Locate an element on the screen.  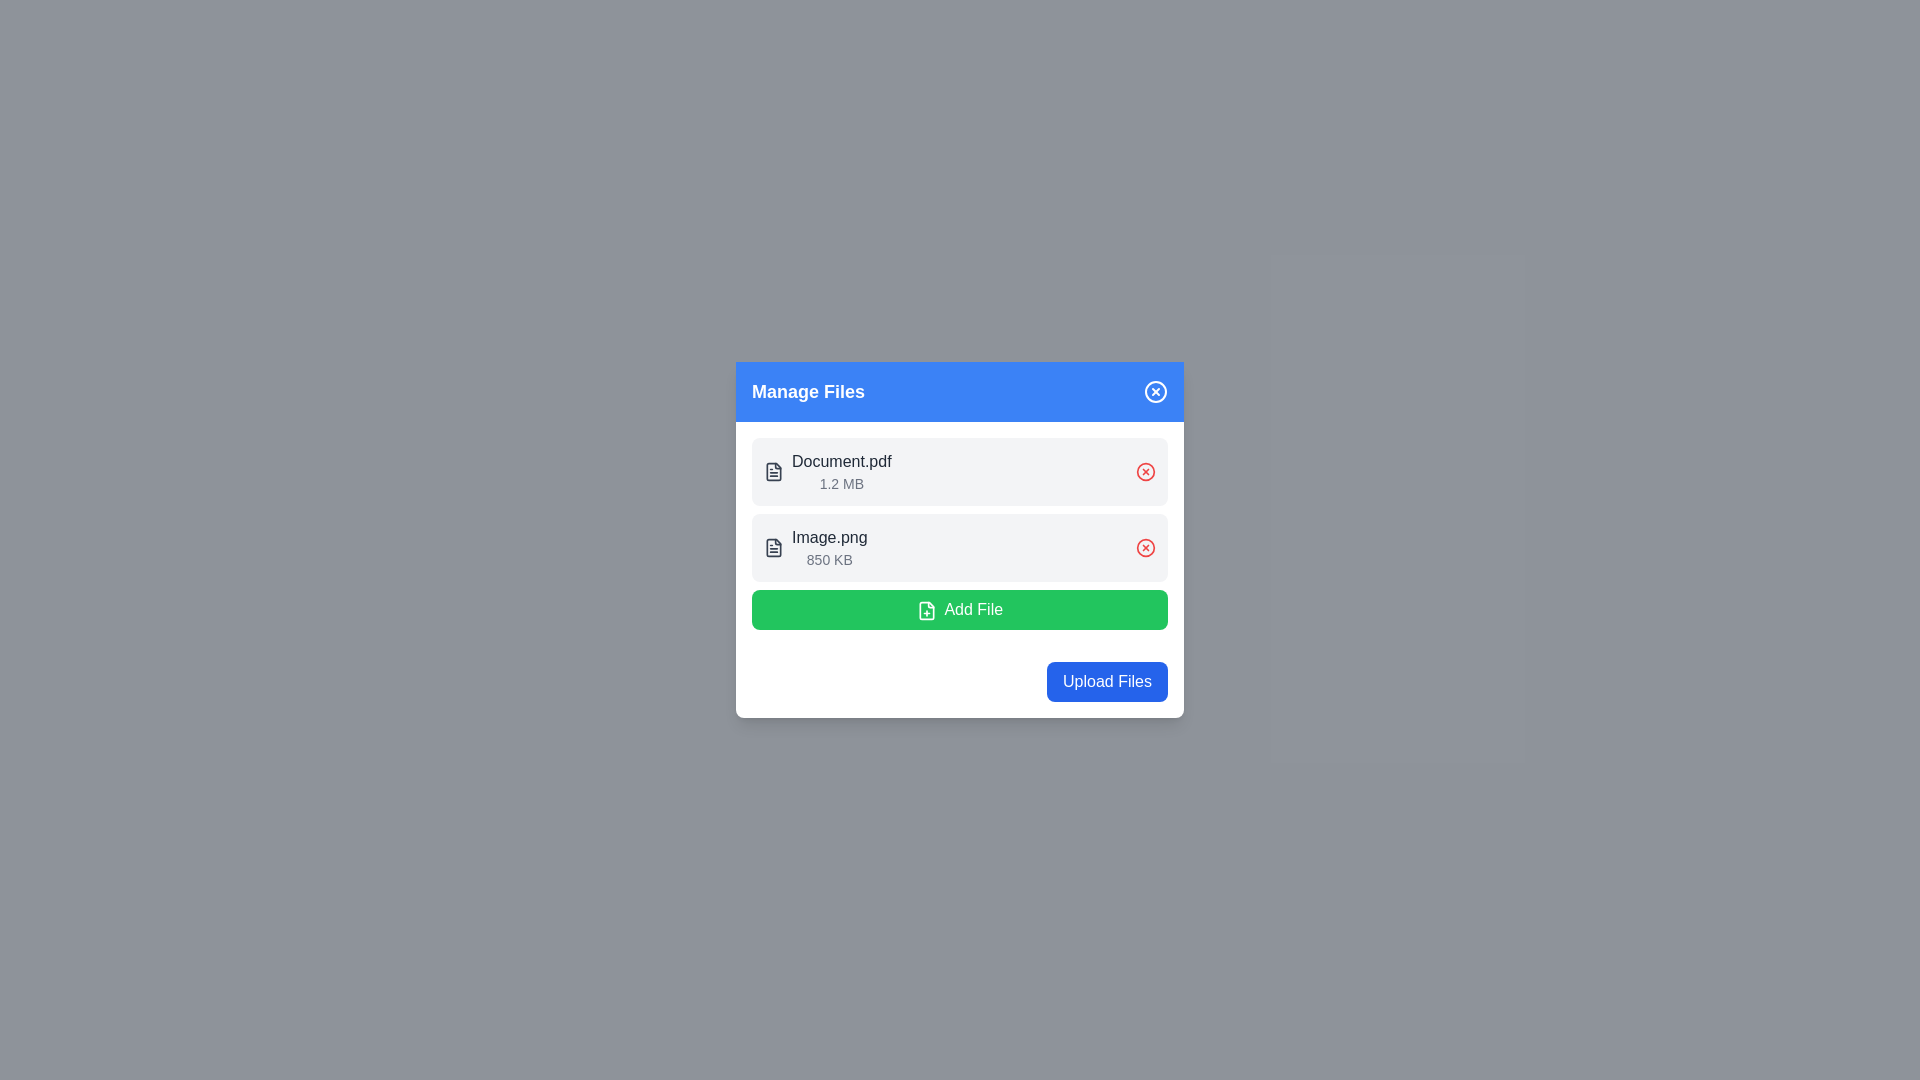
the file descriptor displaying 'Image.png' and '850 KB' for additional actions or information is located at coordinates (815, 547).